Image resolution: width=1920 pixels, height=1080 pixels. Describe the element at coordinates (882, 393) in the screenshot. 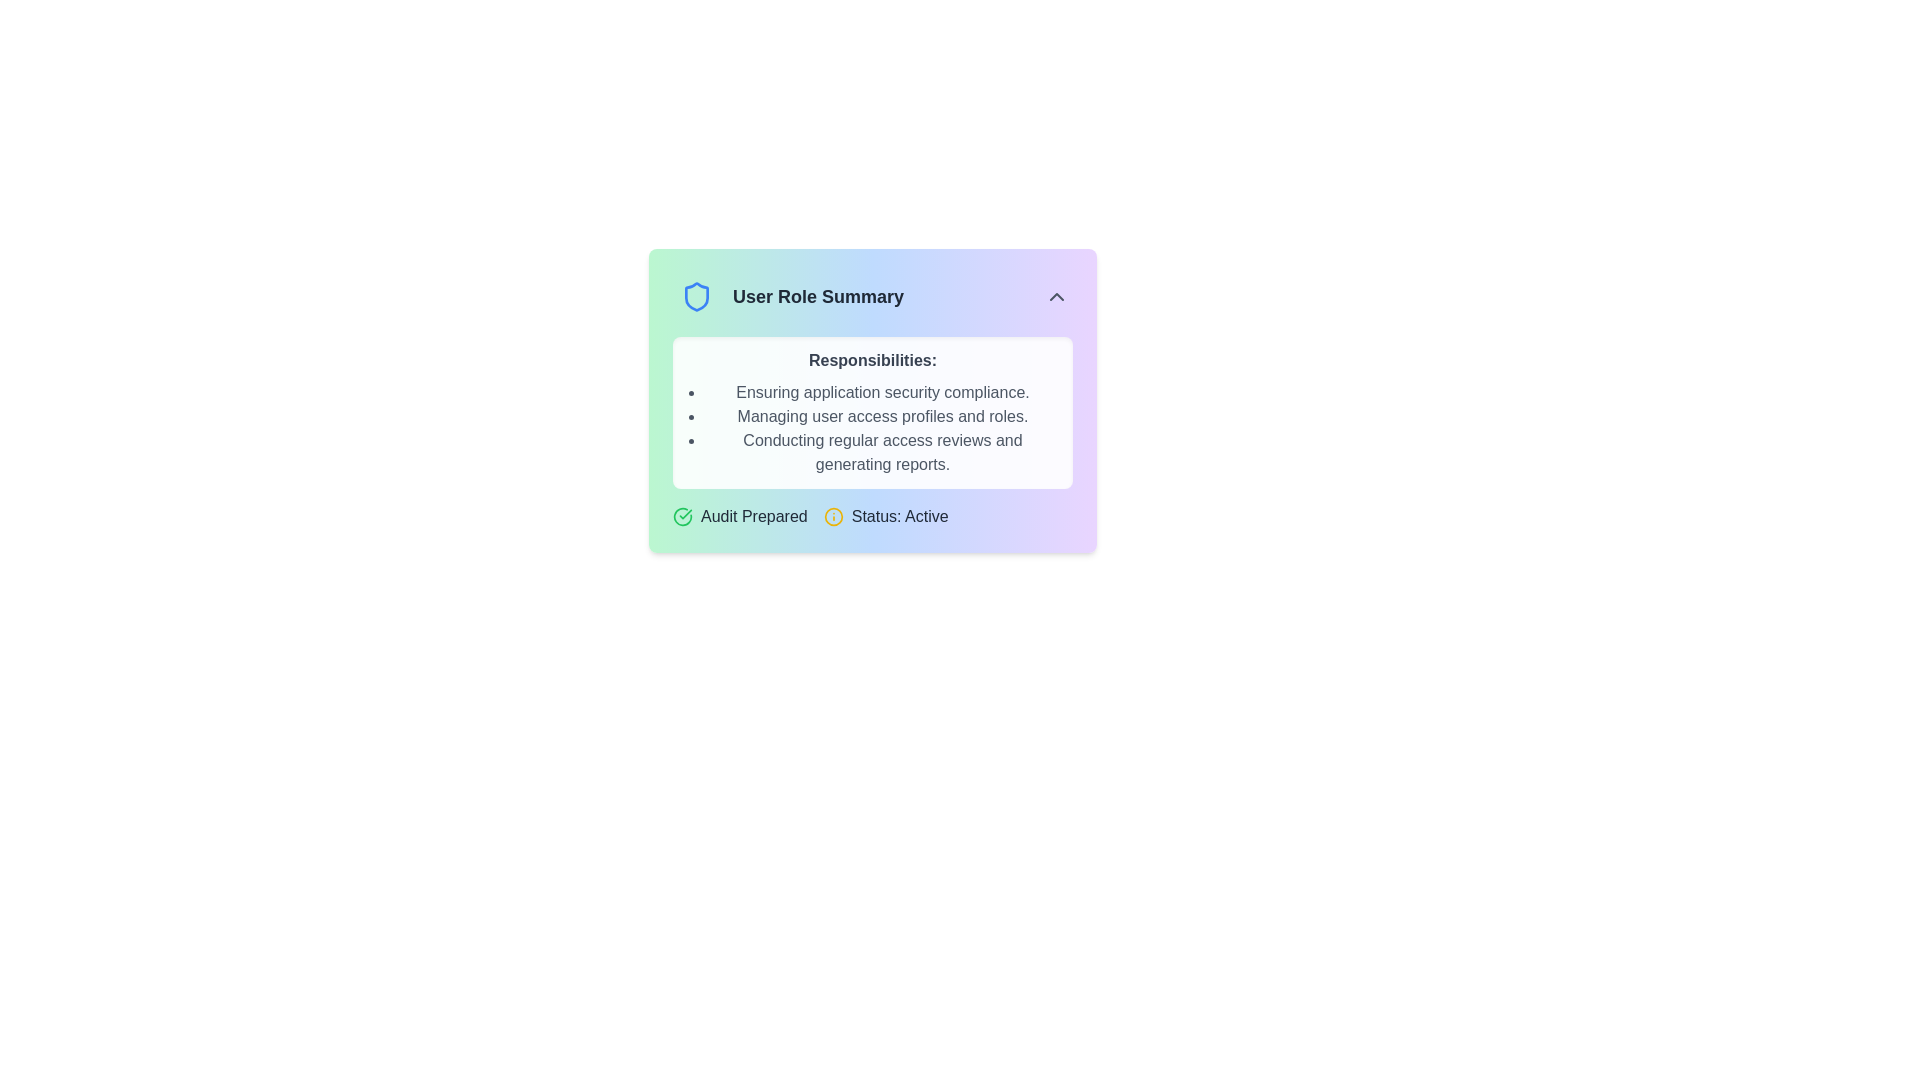

I see `the text element reading 'Ensuring application security compliance.' which is the first item in the bullet-point list under the 'Responsibilities:' section in the 'User Role Summary' card` at that location.